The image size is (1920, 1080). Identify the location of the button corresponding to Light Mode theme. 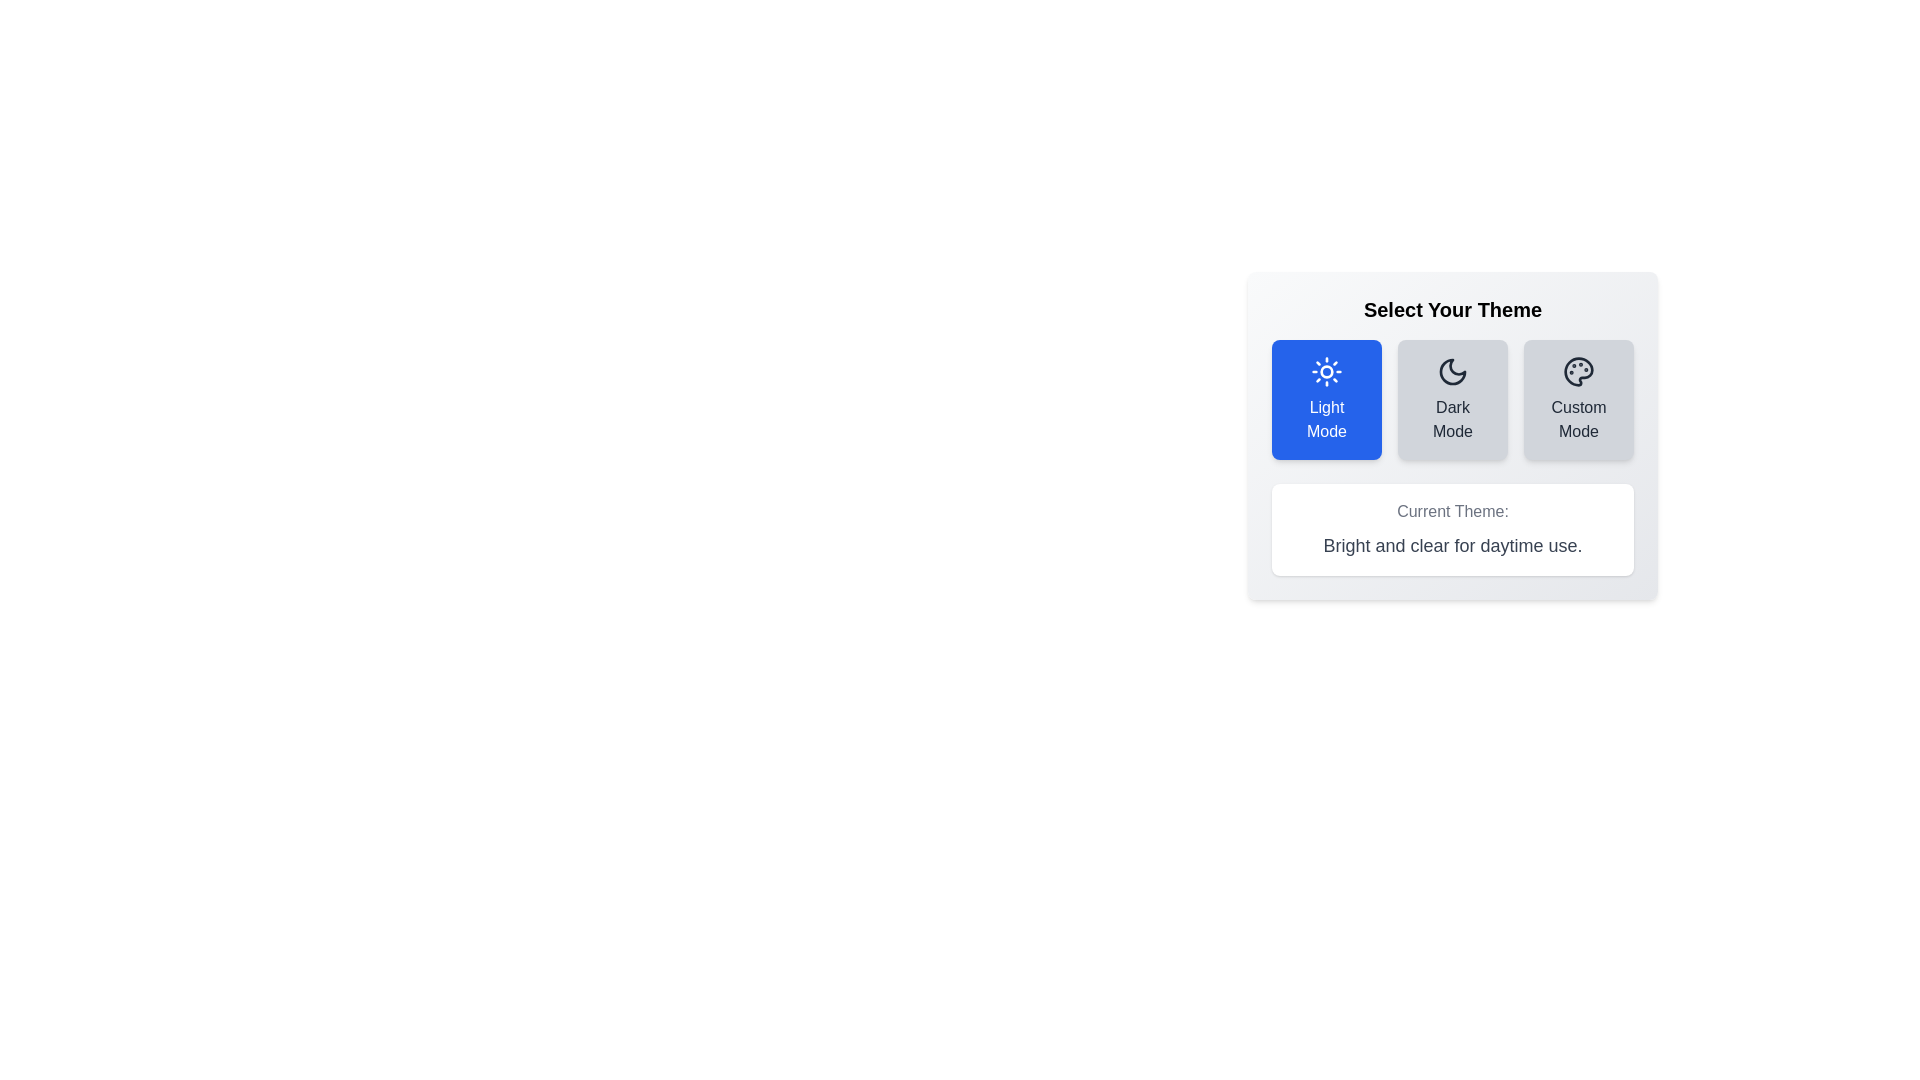
(1326, 400).